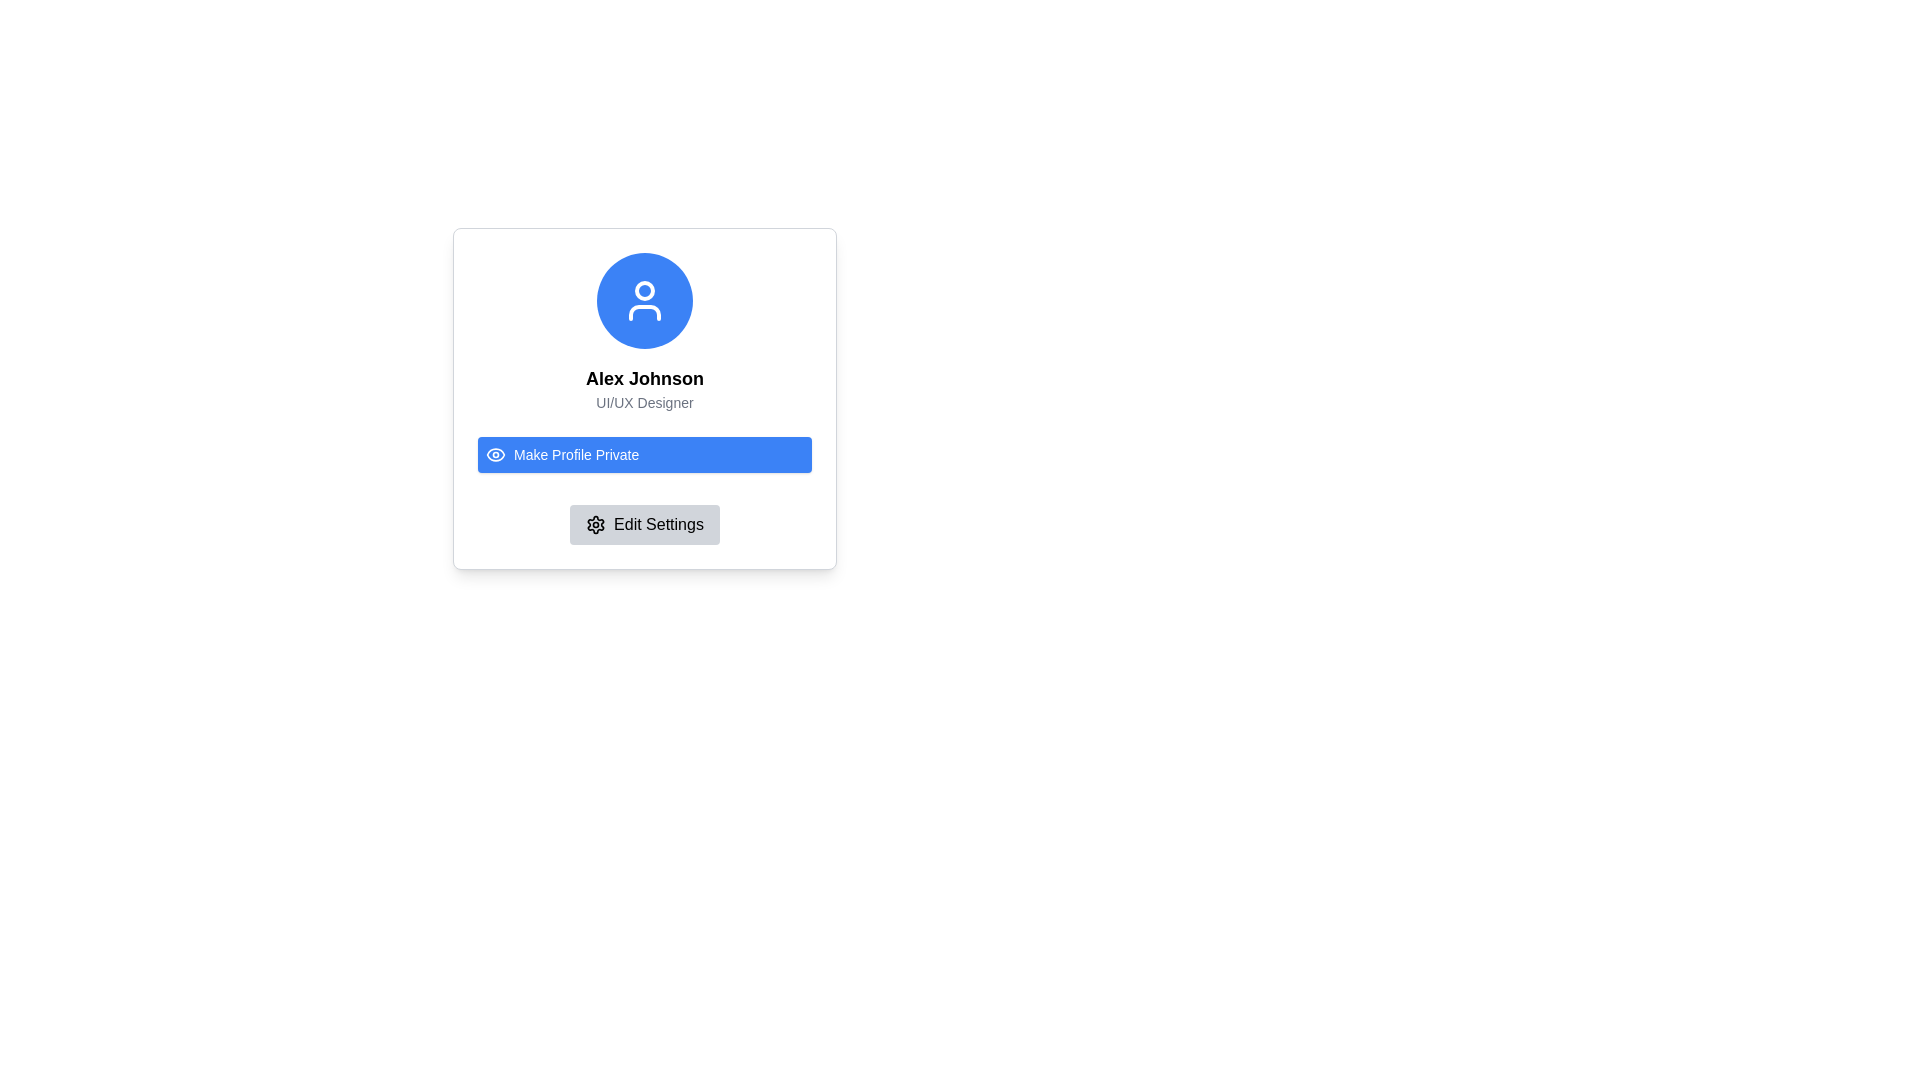 The height and width of the screenshot is (1080, 1920). I want to click on the circular graphic element representing the user's head in the avatar icon, located at the top-center of the profile card, so click(644, 290).